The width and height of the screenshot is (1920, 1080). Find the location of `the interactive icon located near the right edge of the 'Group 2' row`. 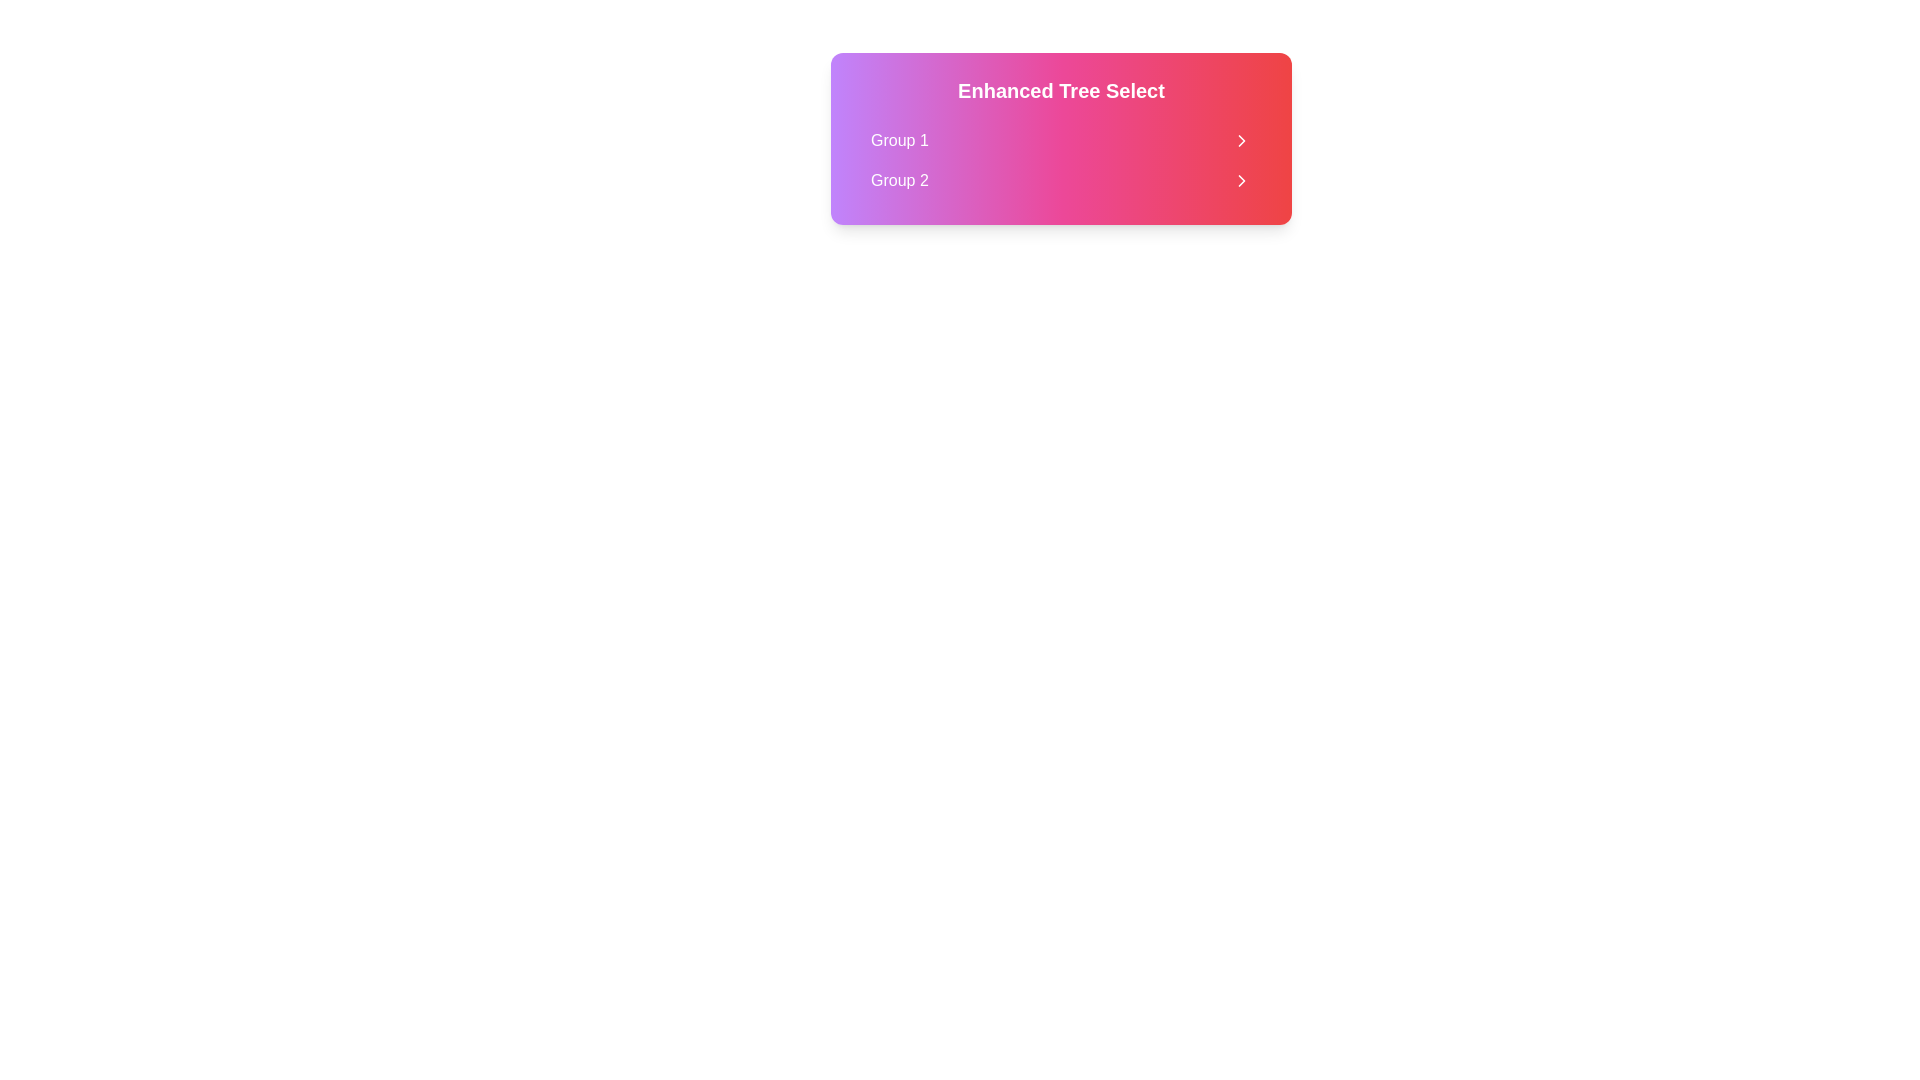

the interactive icon located near the right edge of the 'Group 2' row is located at coordinates (1241, 181).